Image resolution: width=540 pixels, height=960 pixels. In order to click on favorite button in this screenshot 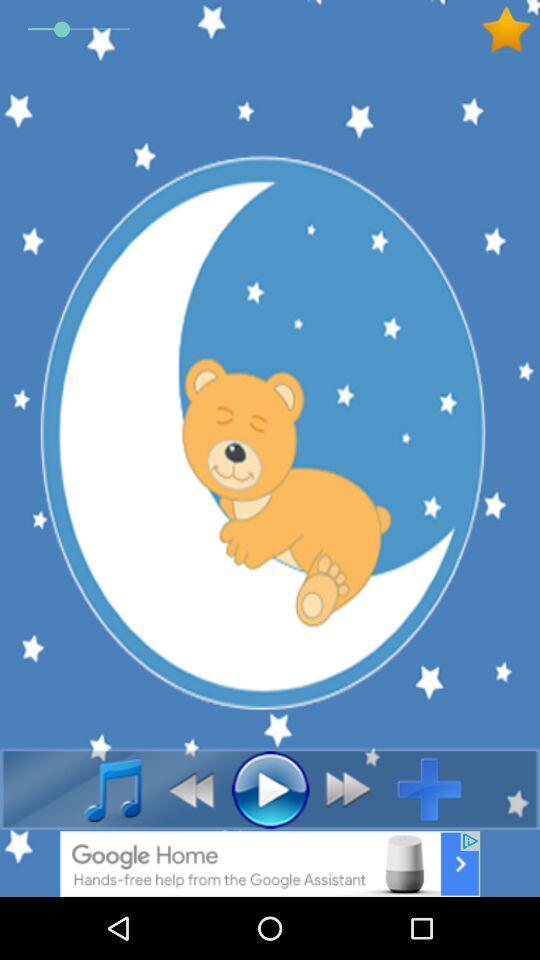, I will do `click(510, 28)`.